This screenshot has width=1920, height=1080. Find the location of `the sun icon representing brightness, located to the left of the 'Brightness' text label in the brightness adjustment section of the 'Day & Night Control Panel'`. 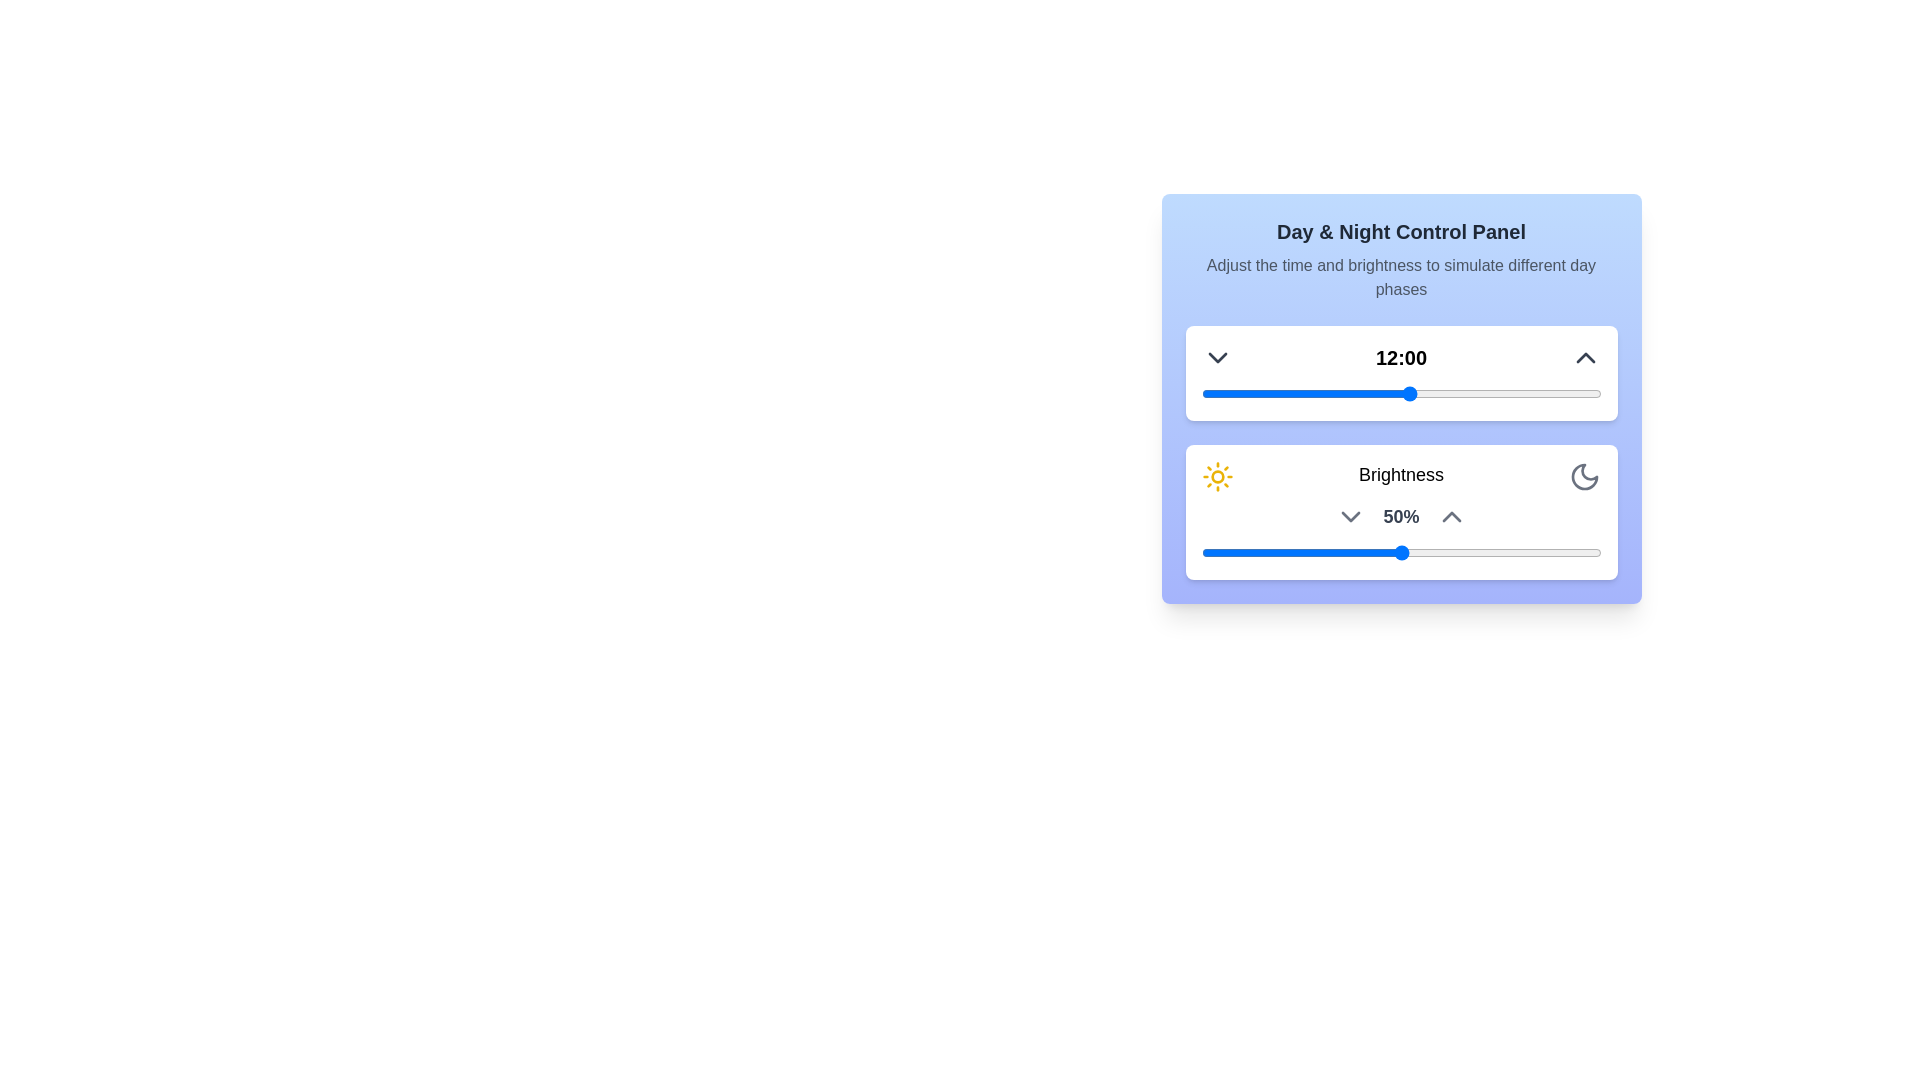

the sun icon representing brightness, located to the left of the 'Brightness' text label in the brightness adjustment section of the 'Day & Night Control Panel' is located at coordinates (1216, 477).